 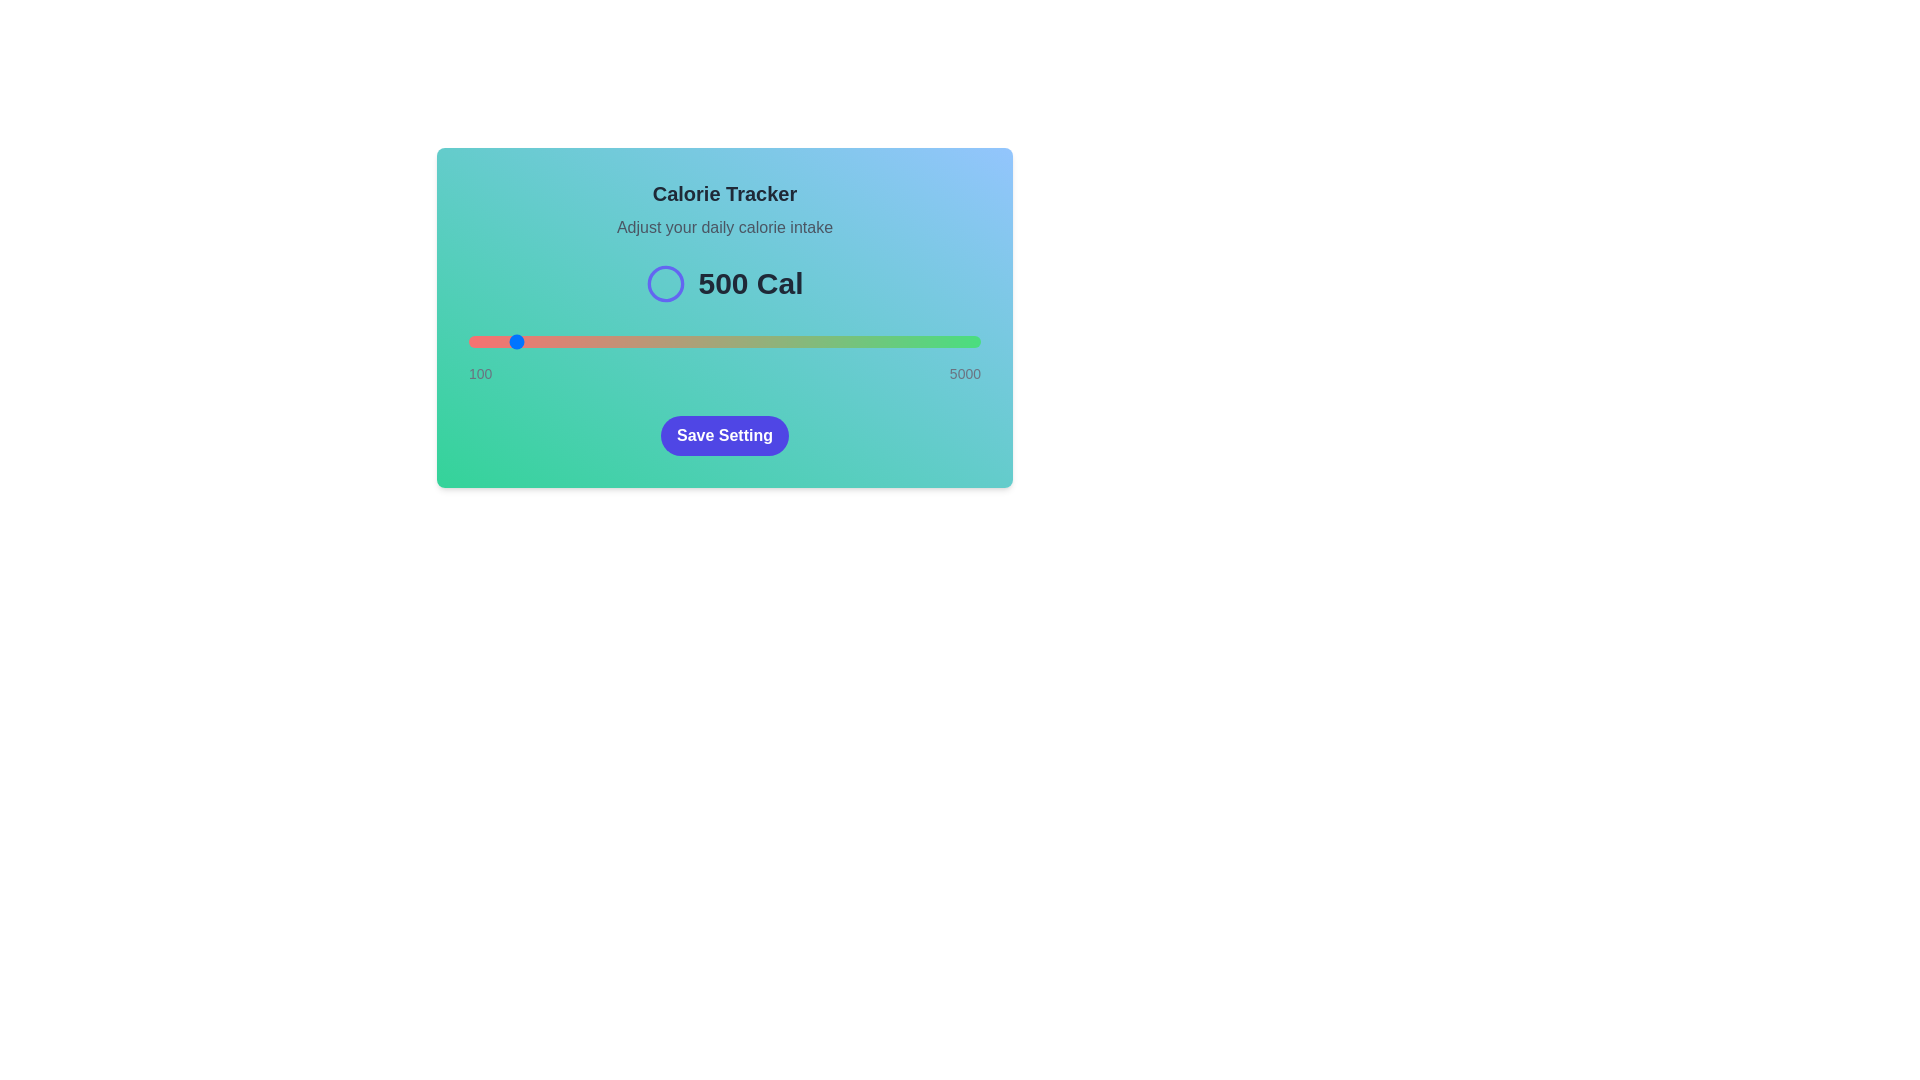 What do you see at coordinates (566, 341) in the screenshot?
I see `the slider to 1041 calories to observe the color gradient` at bounding box center [566, 341].